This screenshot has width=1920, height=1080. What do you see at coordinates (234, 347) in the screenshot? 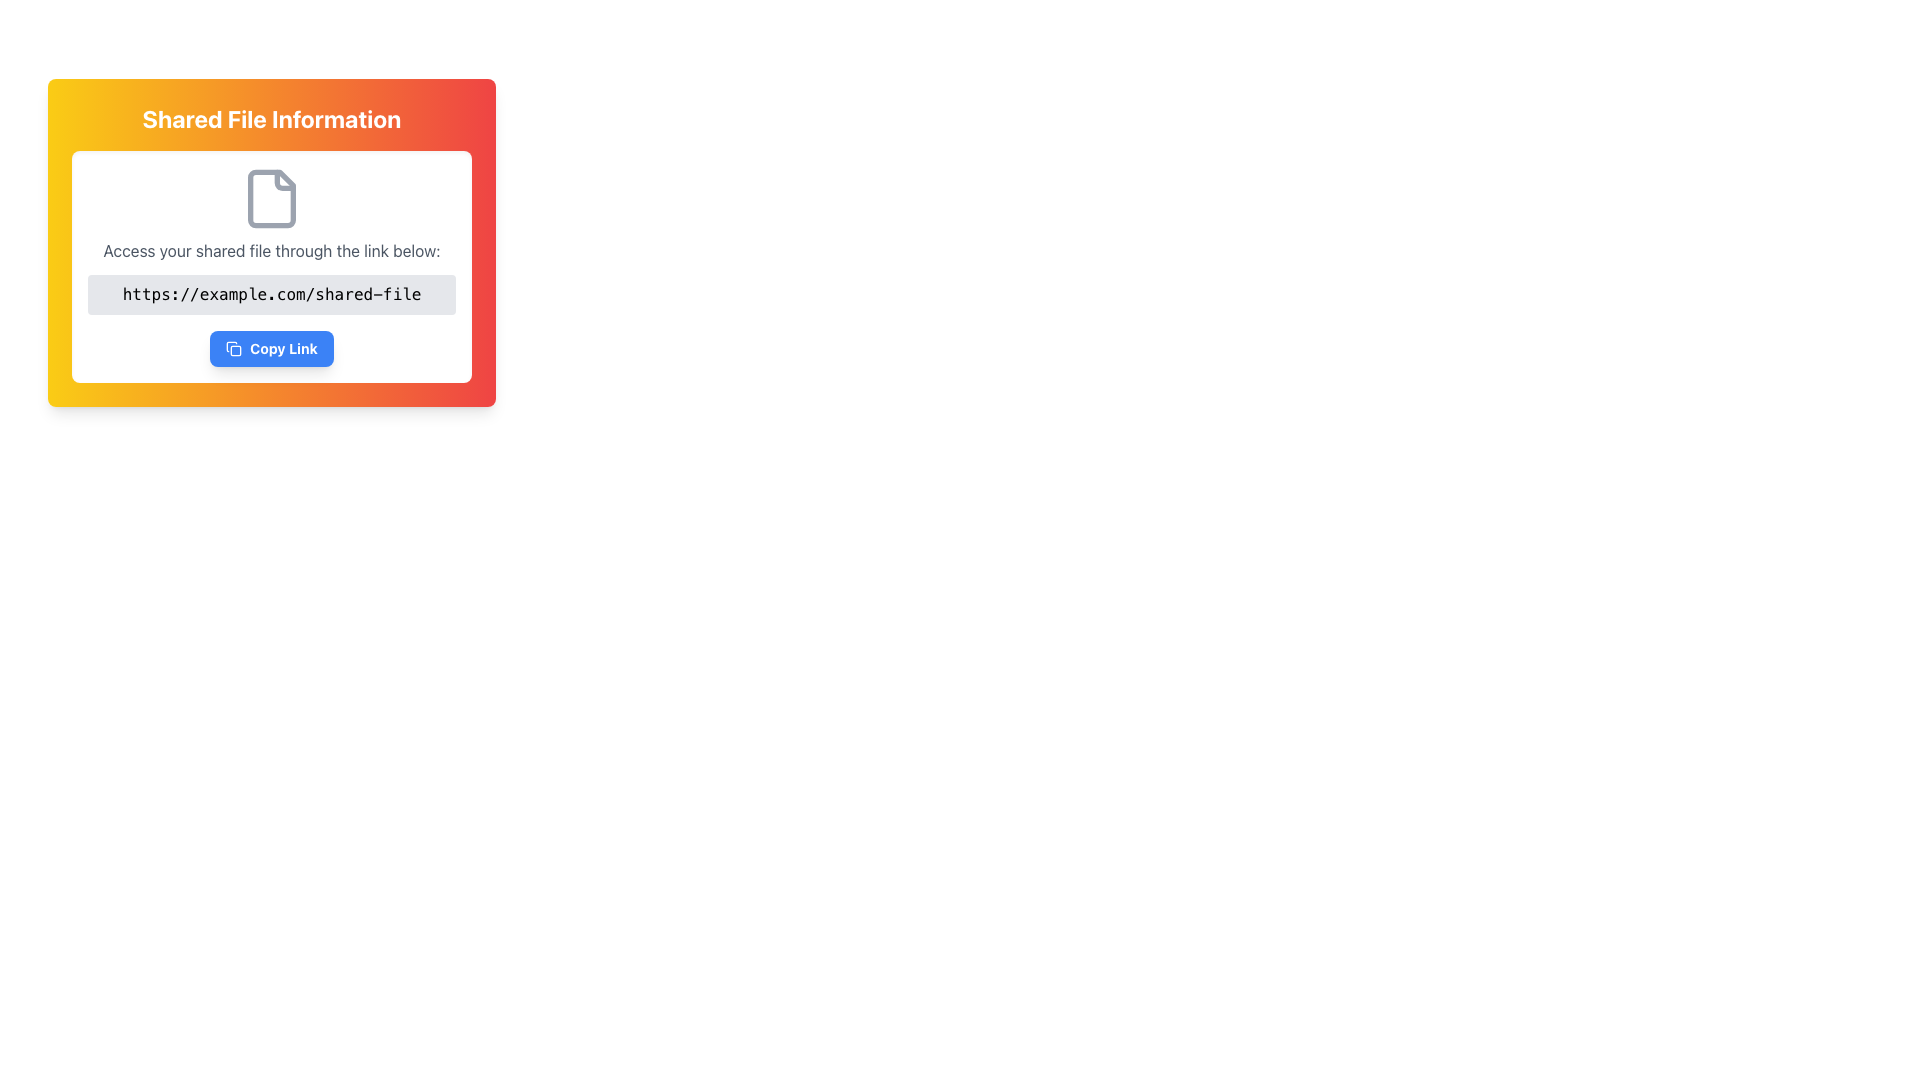
I see `the small blue outlined copy icon located on the leftmost section of the 'Copy Link' button` at bounding box center [234, 347].